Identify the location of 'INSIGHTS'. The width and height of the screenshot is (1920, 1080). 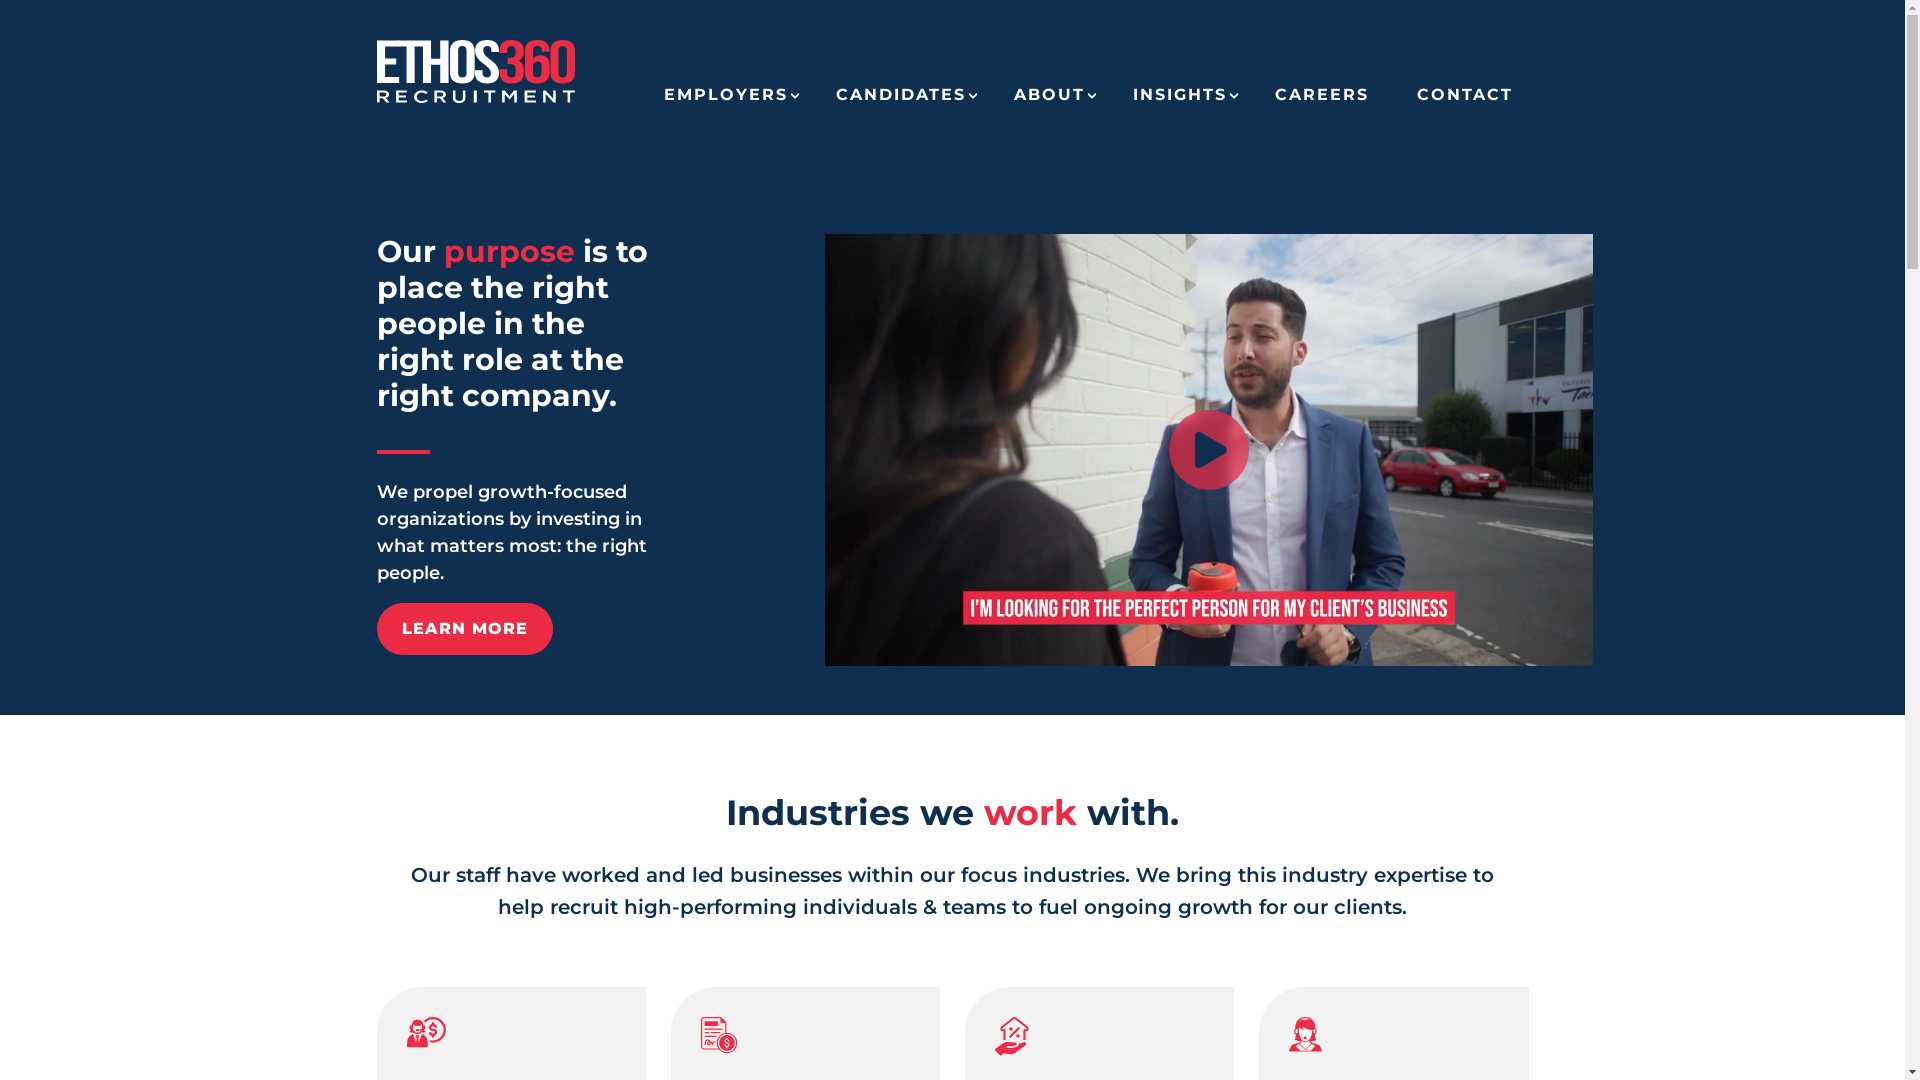
(1179, 102).